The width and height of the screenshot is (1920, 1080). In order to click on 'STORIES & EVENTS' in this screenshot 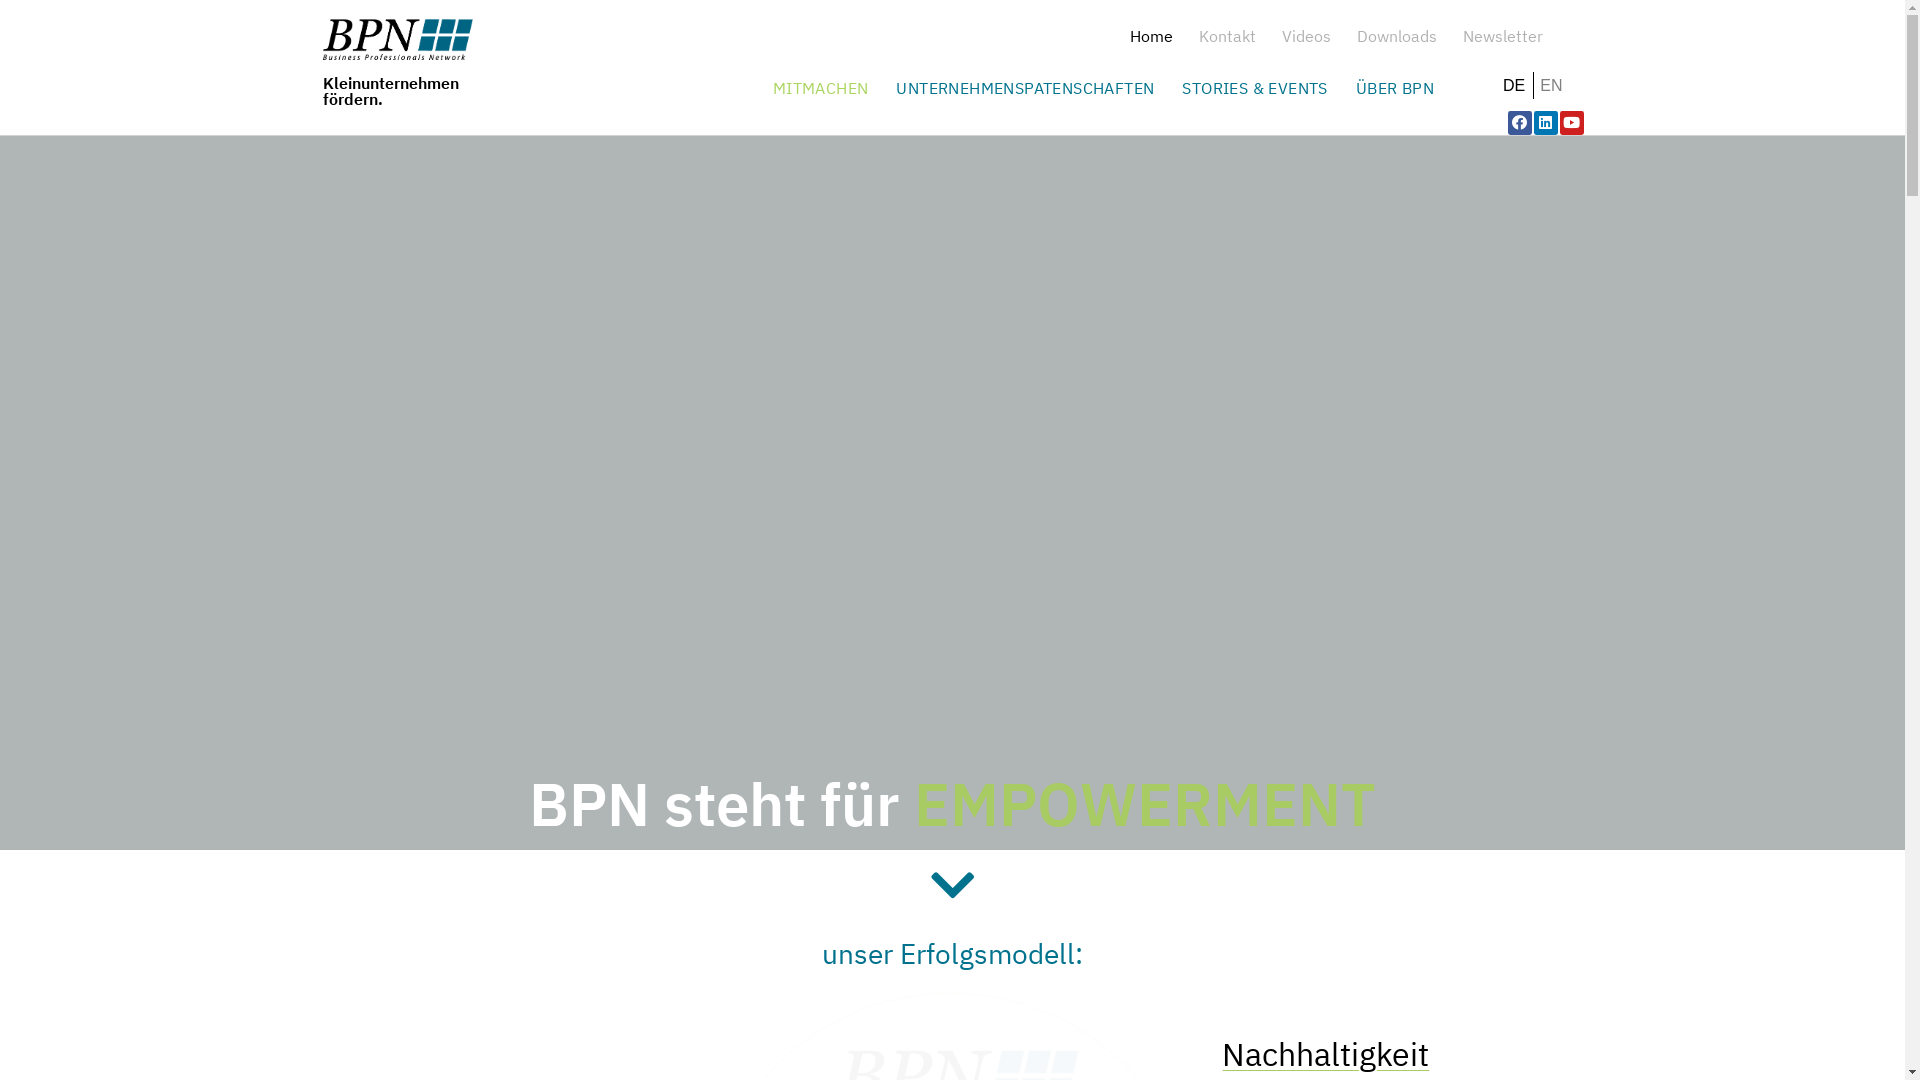, I will do `click(1172, 87)`.